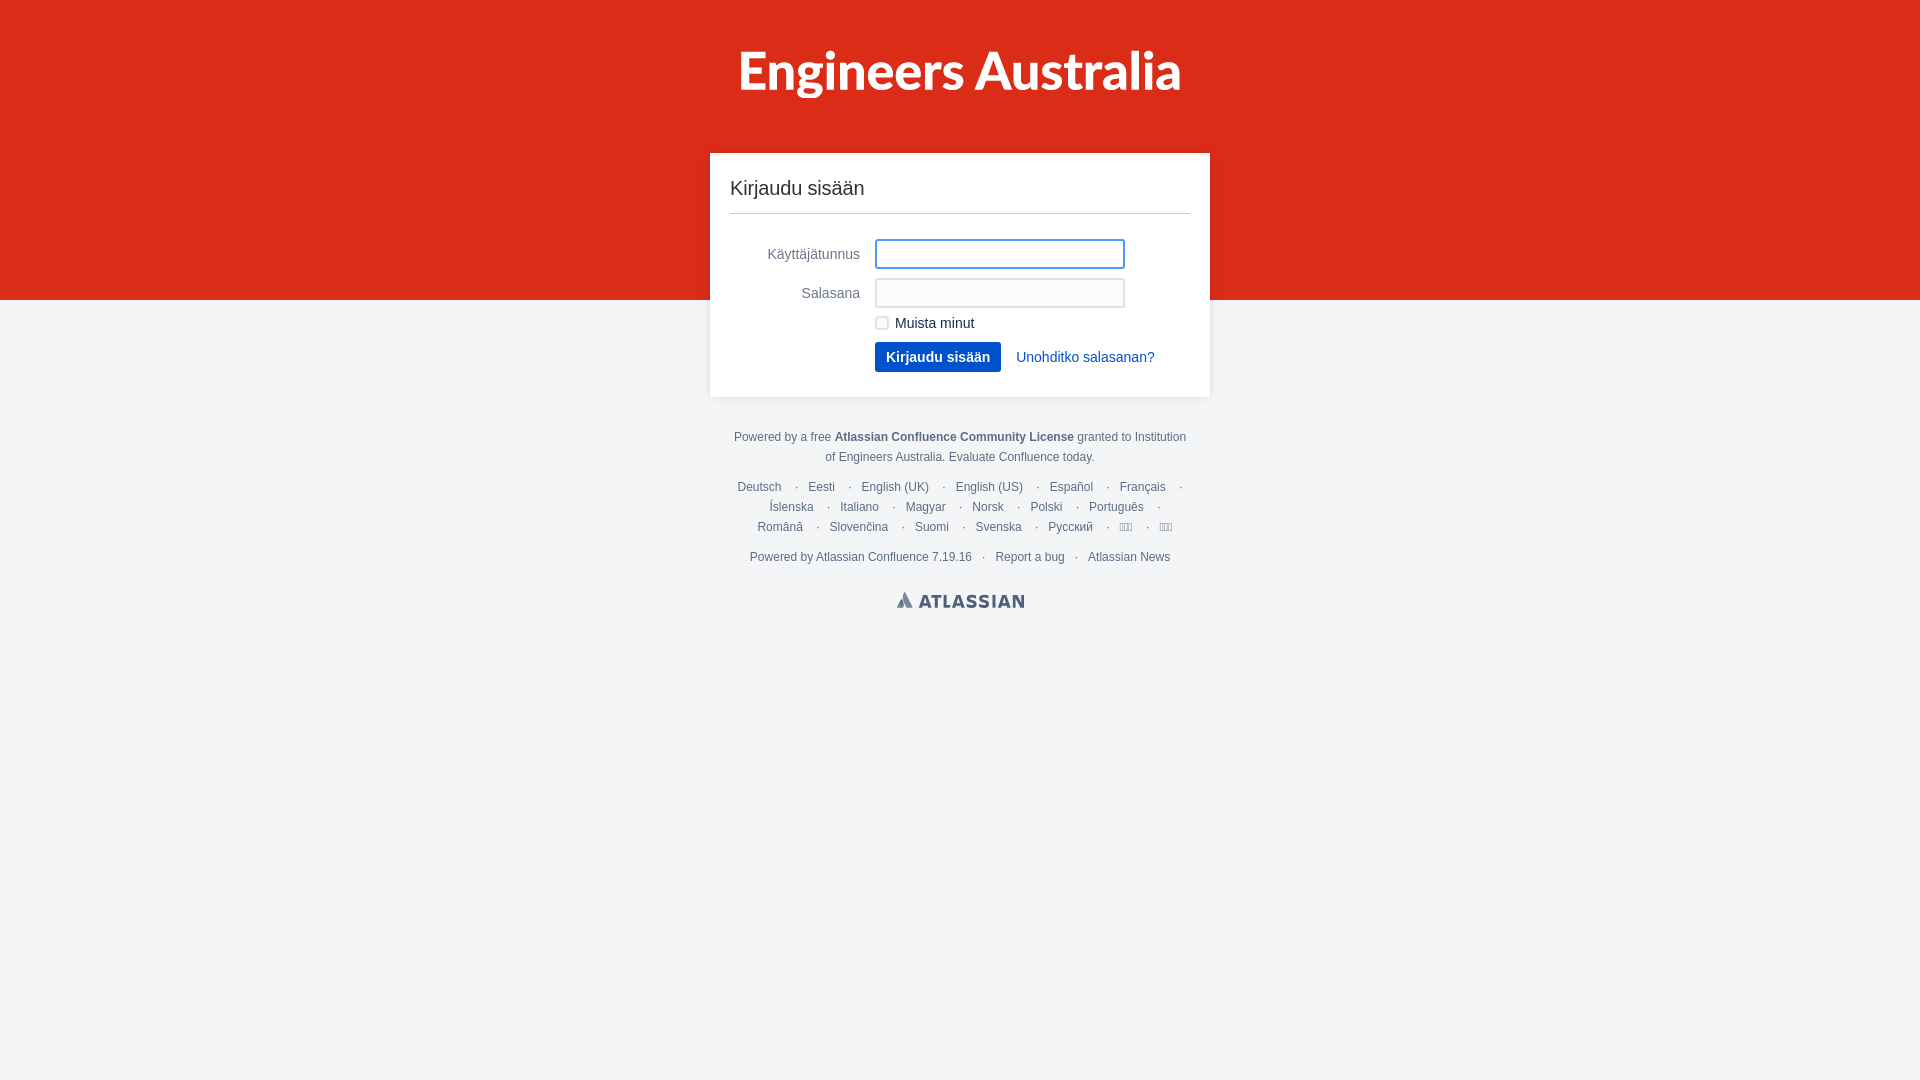 The height and width of the screenshot is (1080, 1920). Describe the element at coordinates (989, 486) in the screenshot. I see `'English (US)'` at that location.